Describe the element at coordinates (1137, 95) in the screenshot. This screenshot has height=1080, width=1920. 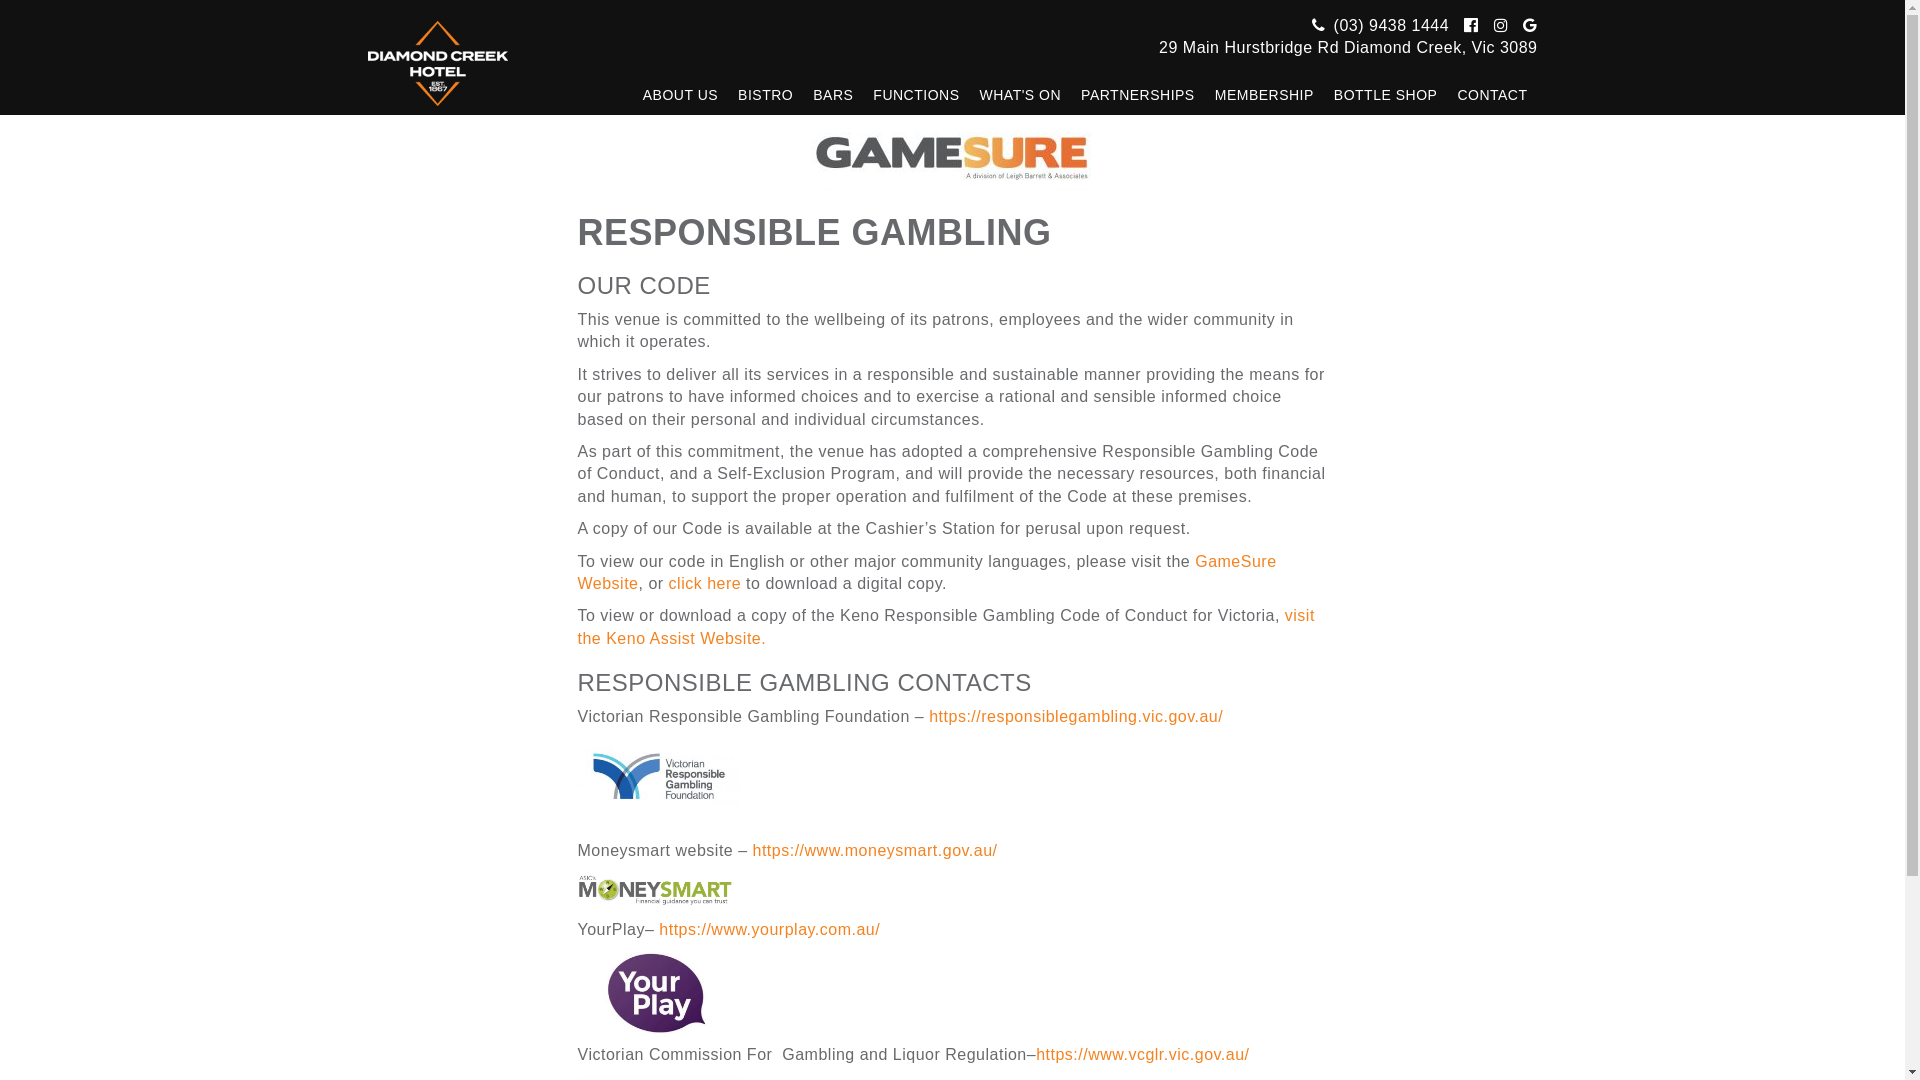
I see `'PARTNERSHIPS'` at that location.